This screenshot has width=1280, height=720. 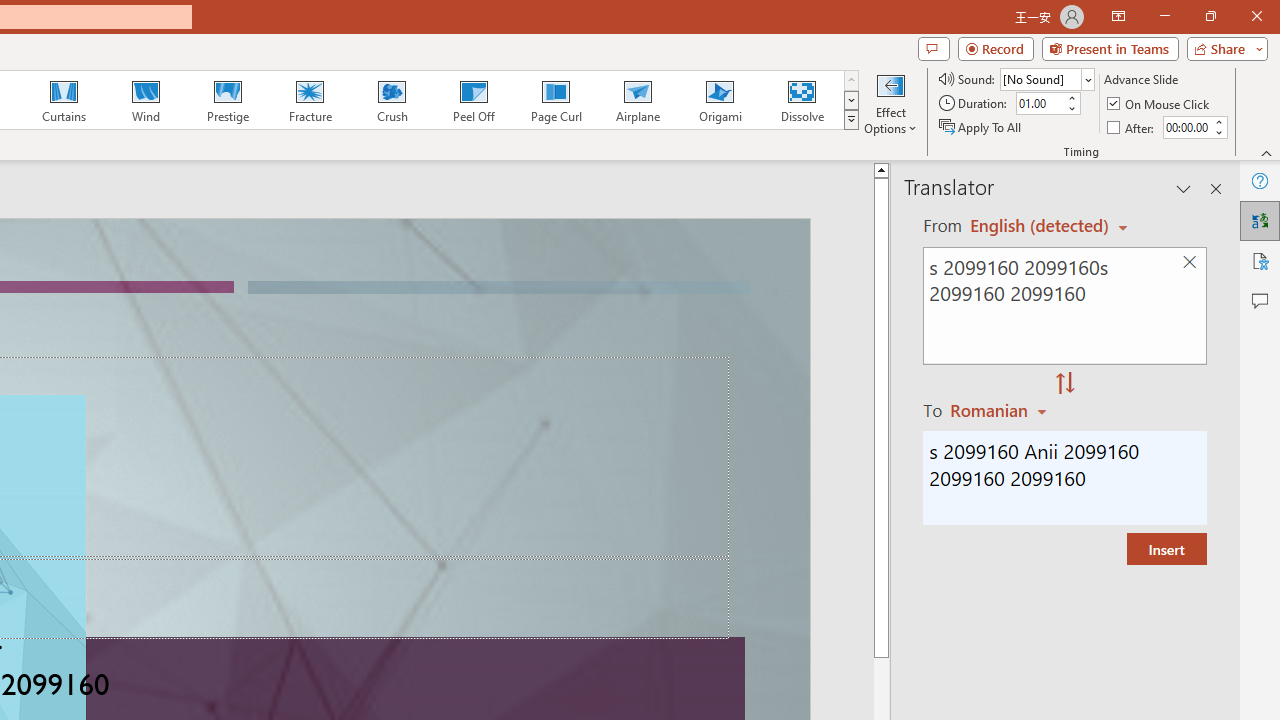 I want to click on 'Clear text', so click(x=1189, y=262).